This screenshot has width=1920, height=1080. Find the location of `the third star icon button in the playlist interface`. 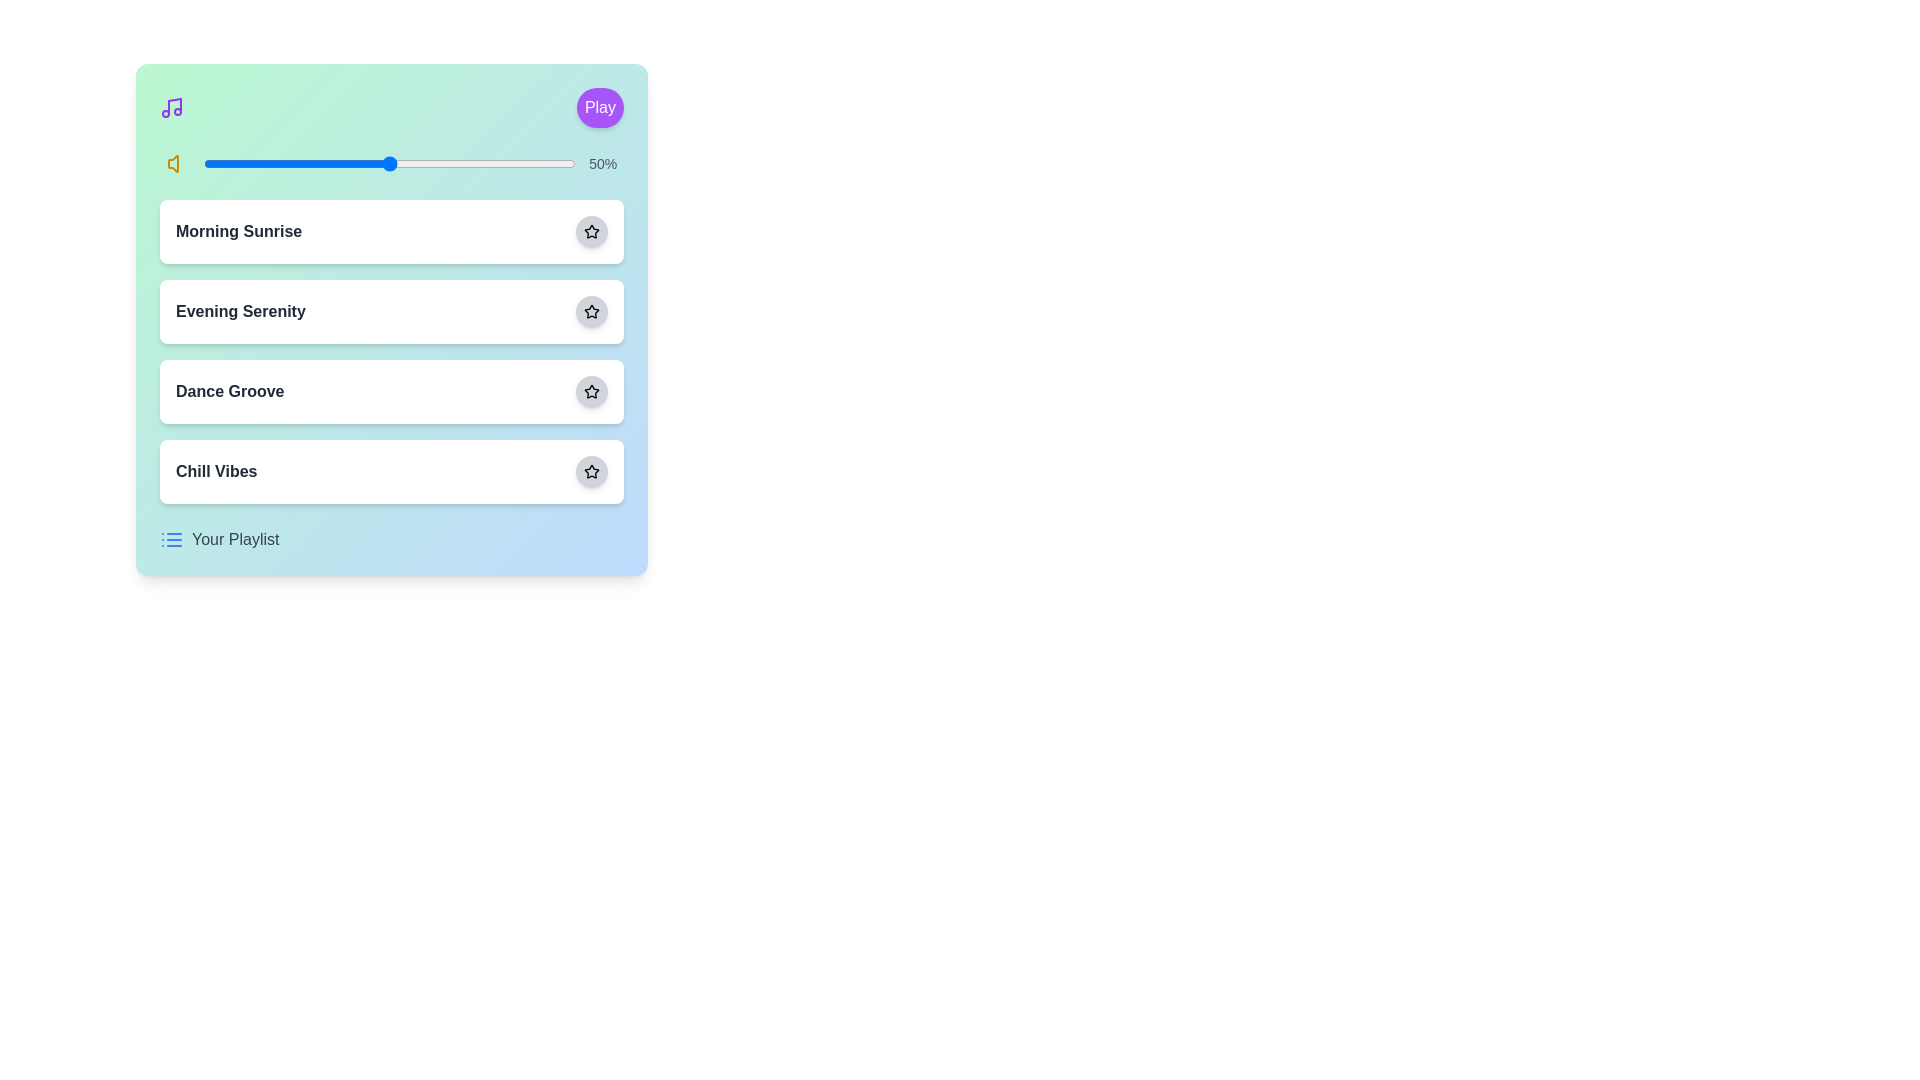

the third star icon button in the playlist interface is located at coordinates (590, 391).